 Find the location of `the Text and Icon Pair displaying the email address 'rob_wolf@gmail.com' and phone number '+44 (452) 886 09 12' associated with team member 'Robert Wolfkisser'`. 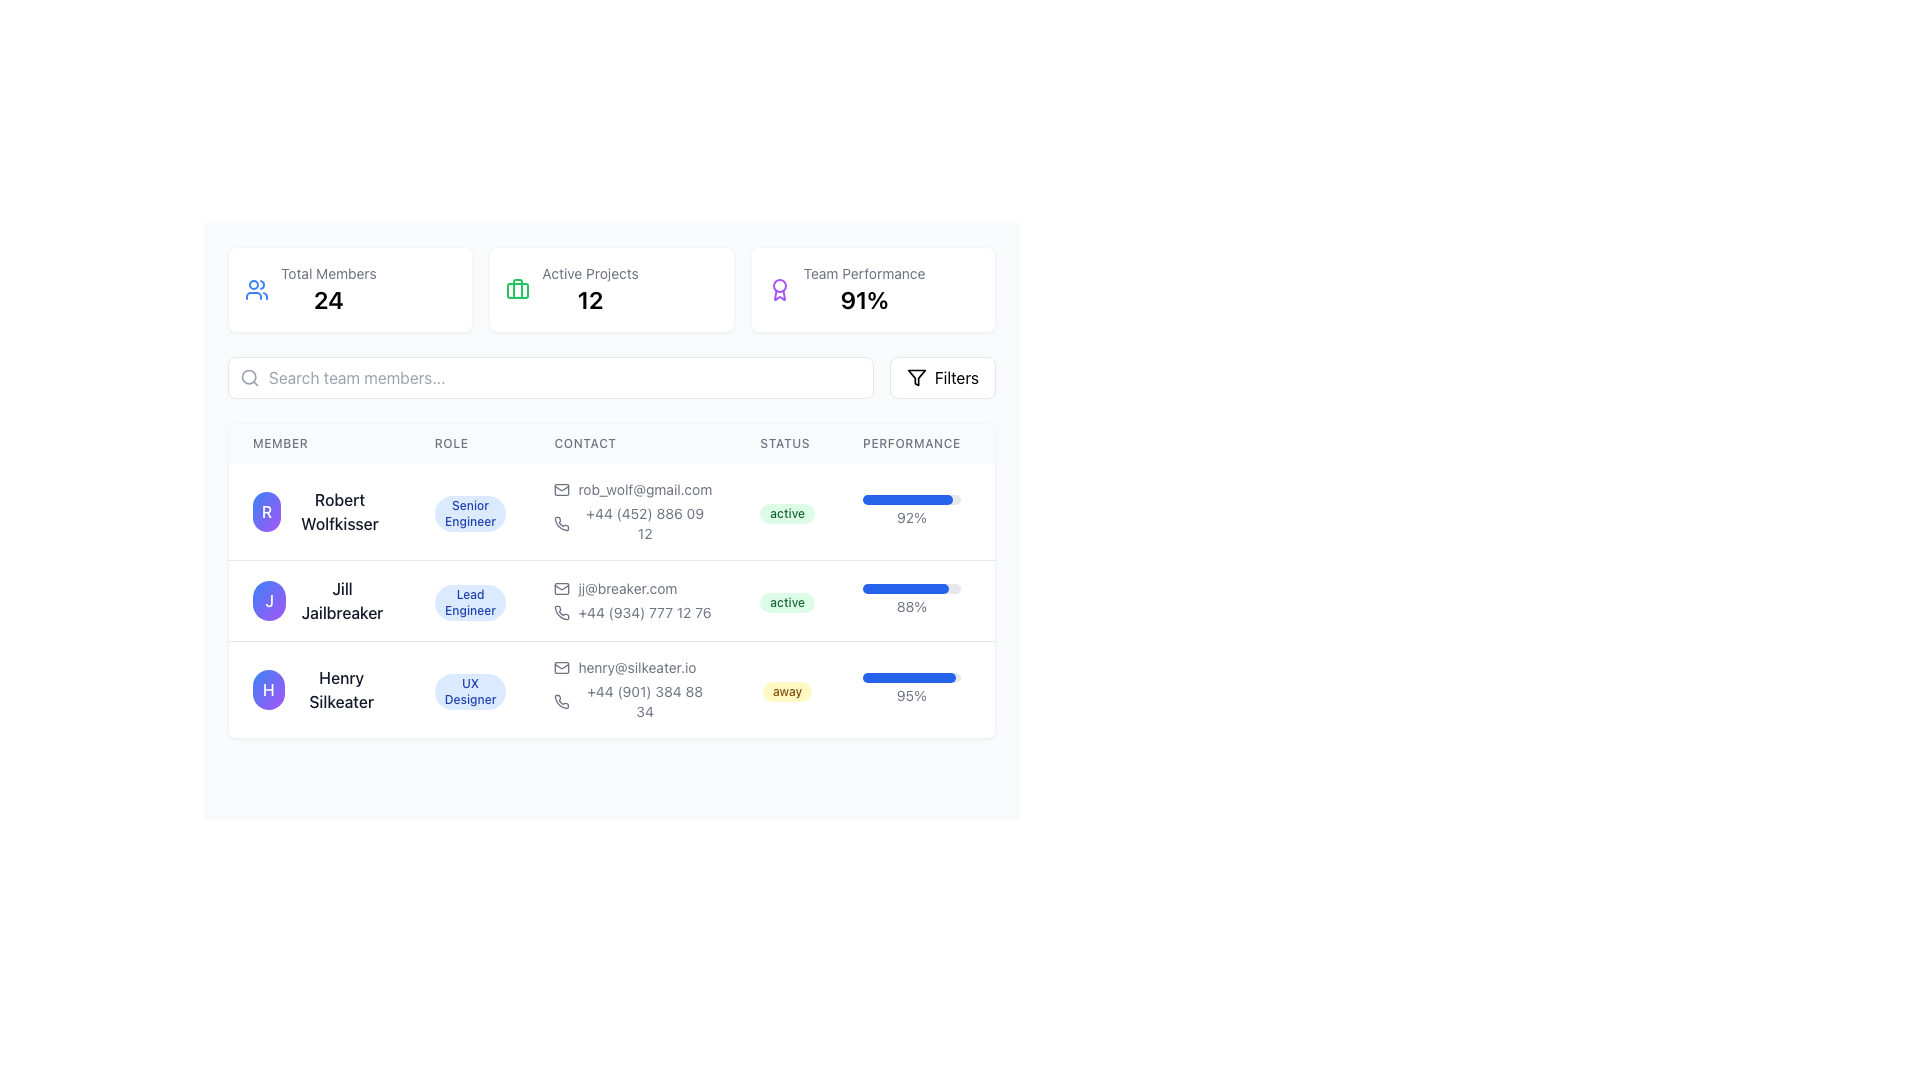

the Text and Icon Pair displaying the email address 'rob_wolf@gmail.com' and phone number '+44 (452) 886 09 12' associated with team member 'Robert Wolfkisser' is located at coordinates (632, 511).